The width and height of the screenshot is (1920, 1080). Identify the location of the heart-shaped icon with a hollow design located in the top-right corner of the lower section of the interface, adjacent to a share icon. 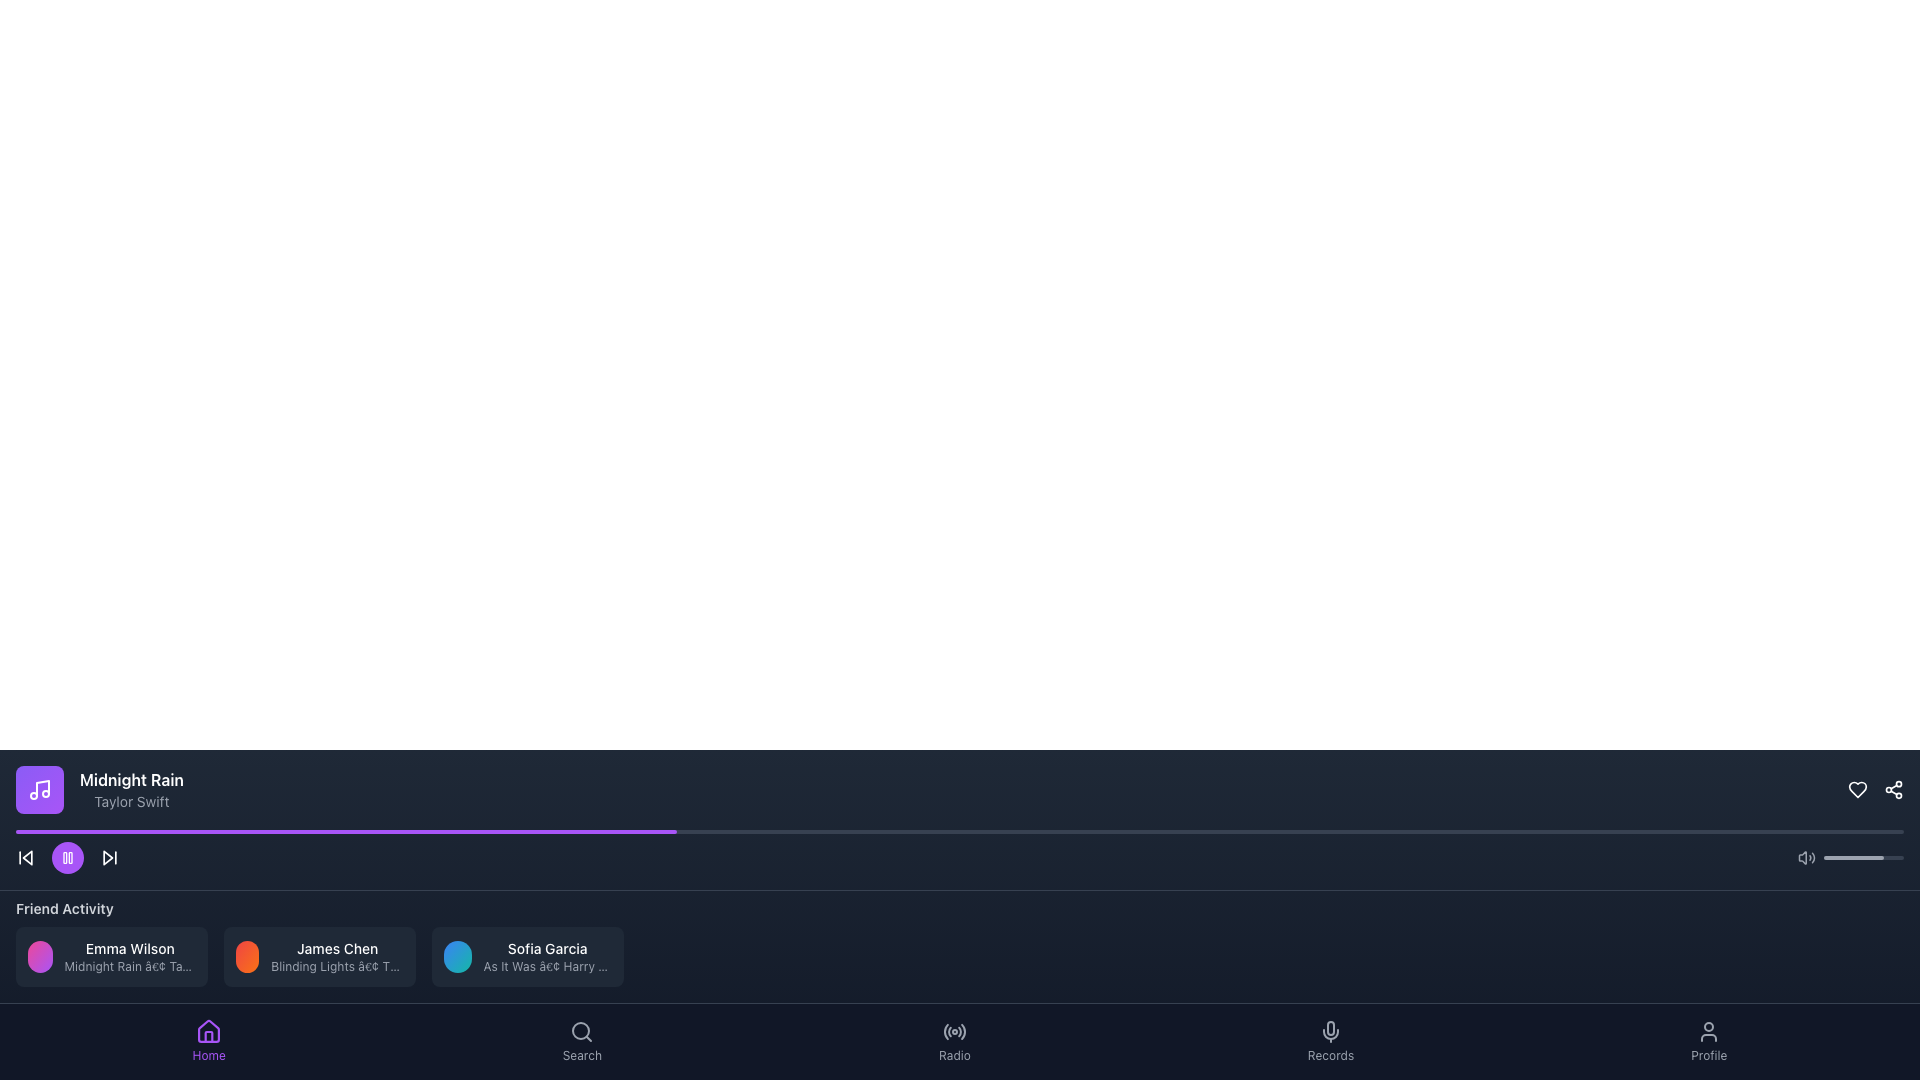
(1856, 789).